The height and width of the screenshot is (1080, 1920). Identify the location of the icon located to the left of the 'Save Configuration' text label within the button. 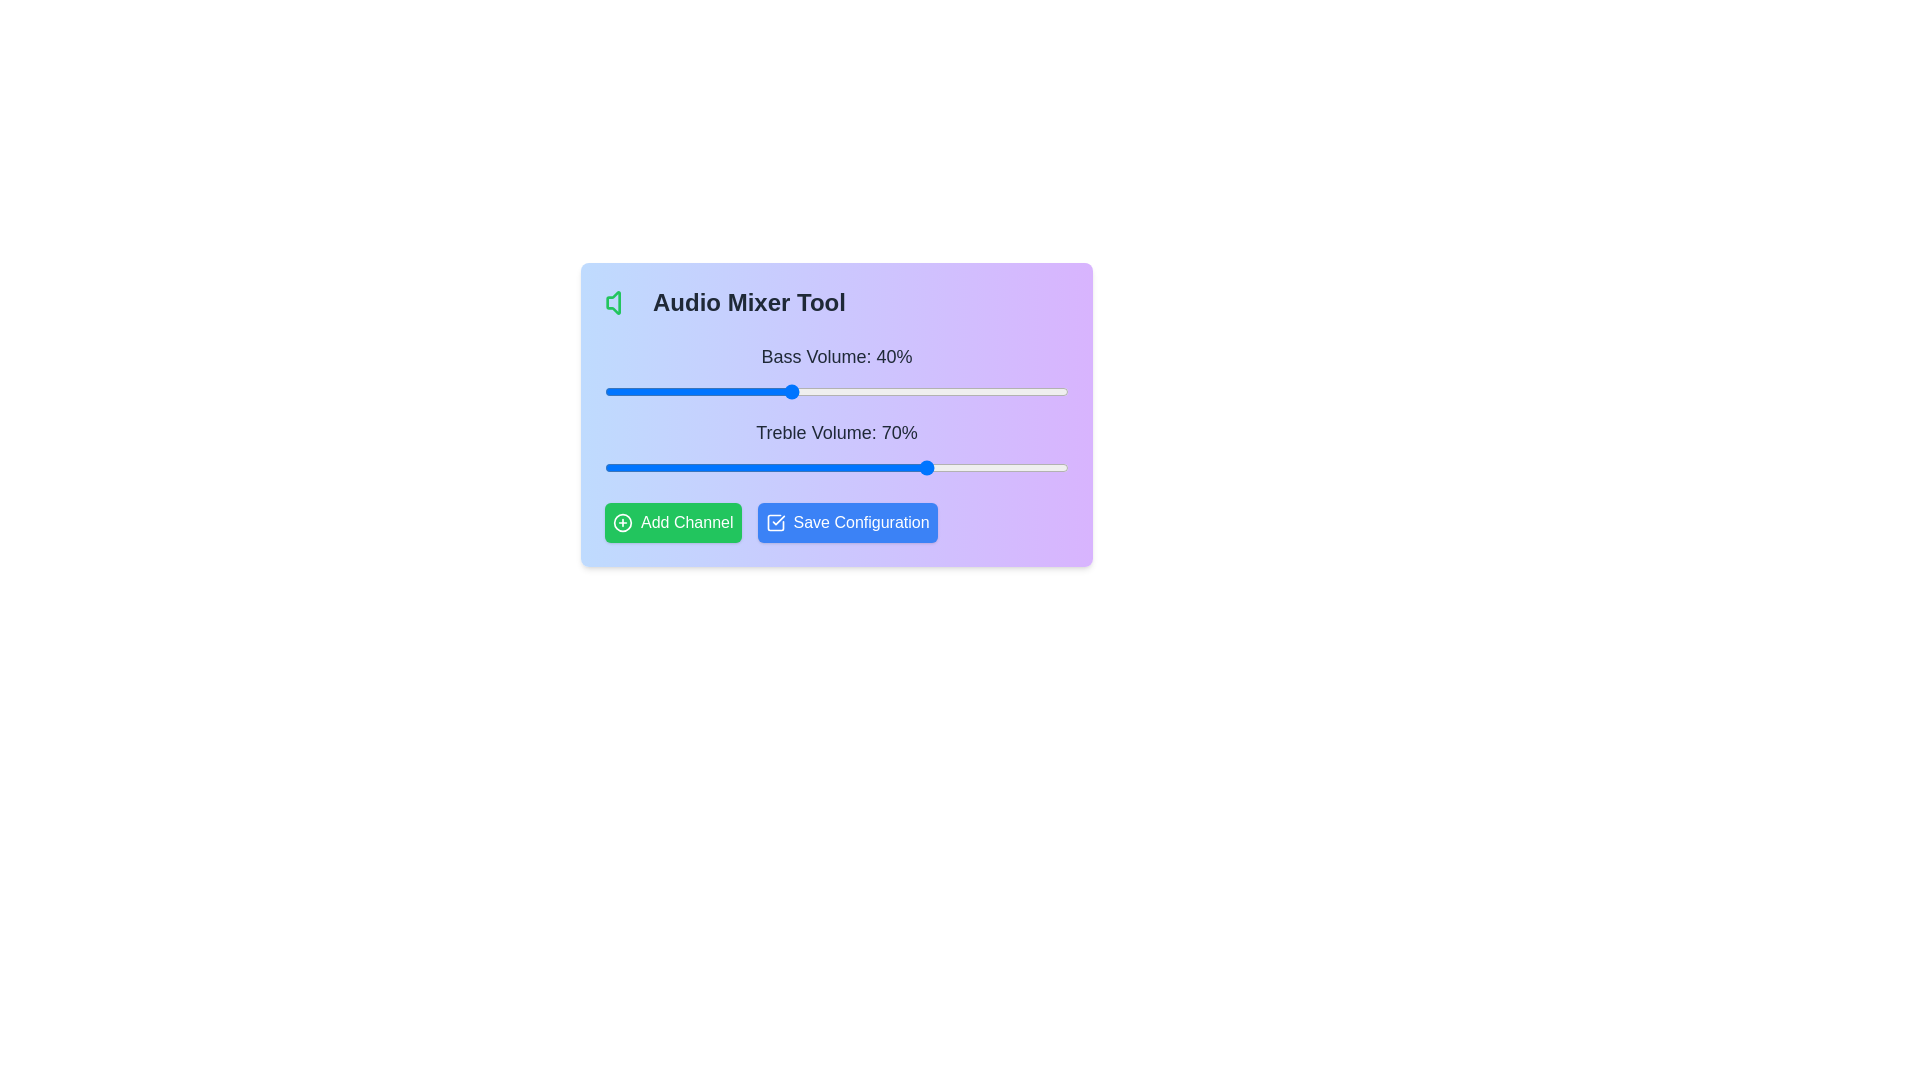
(774, 522).